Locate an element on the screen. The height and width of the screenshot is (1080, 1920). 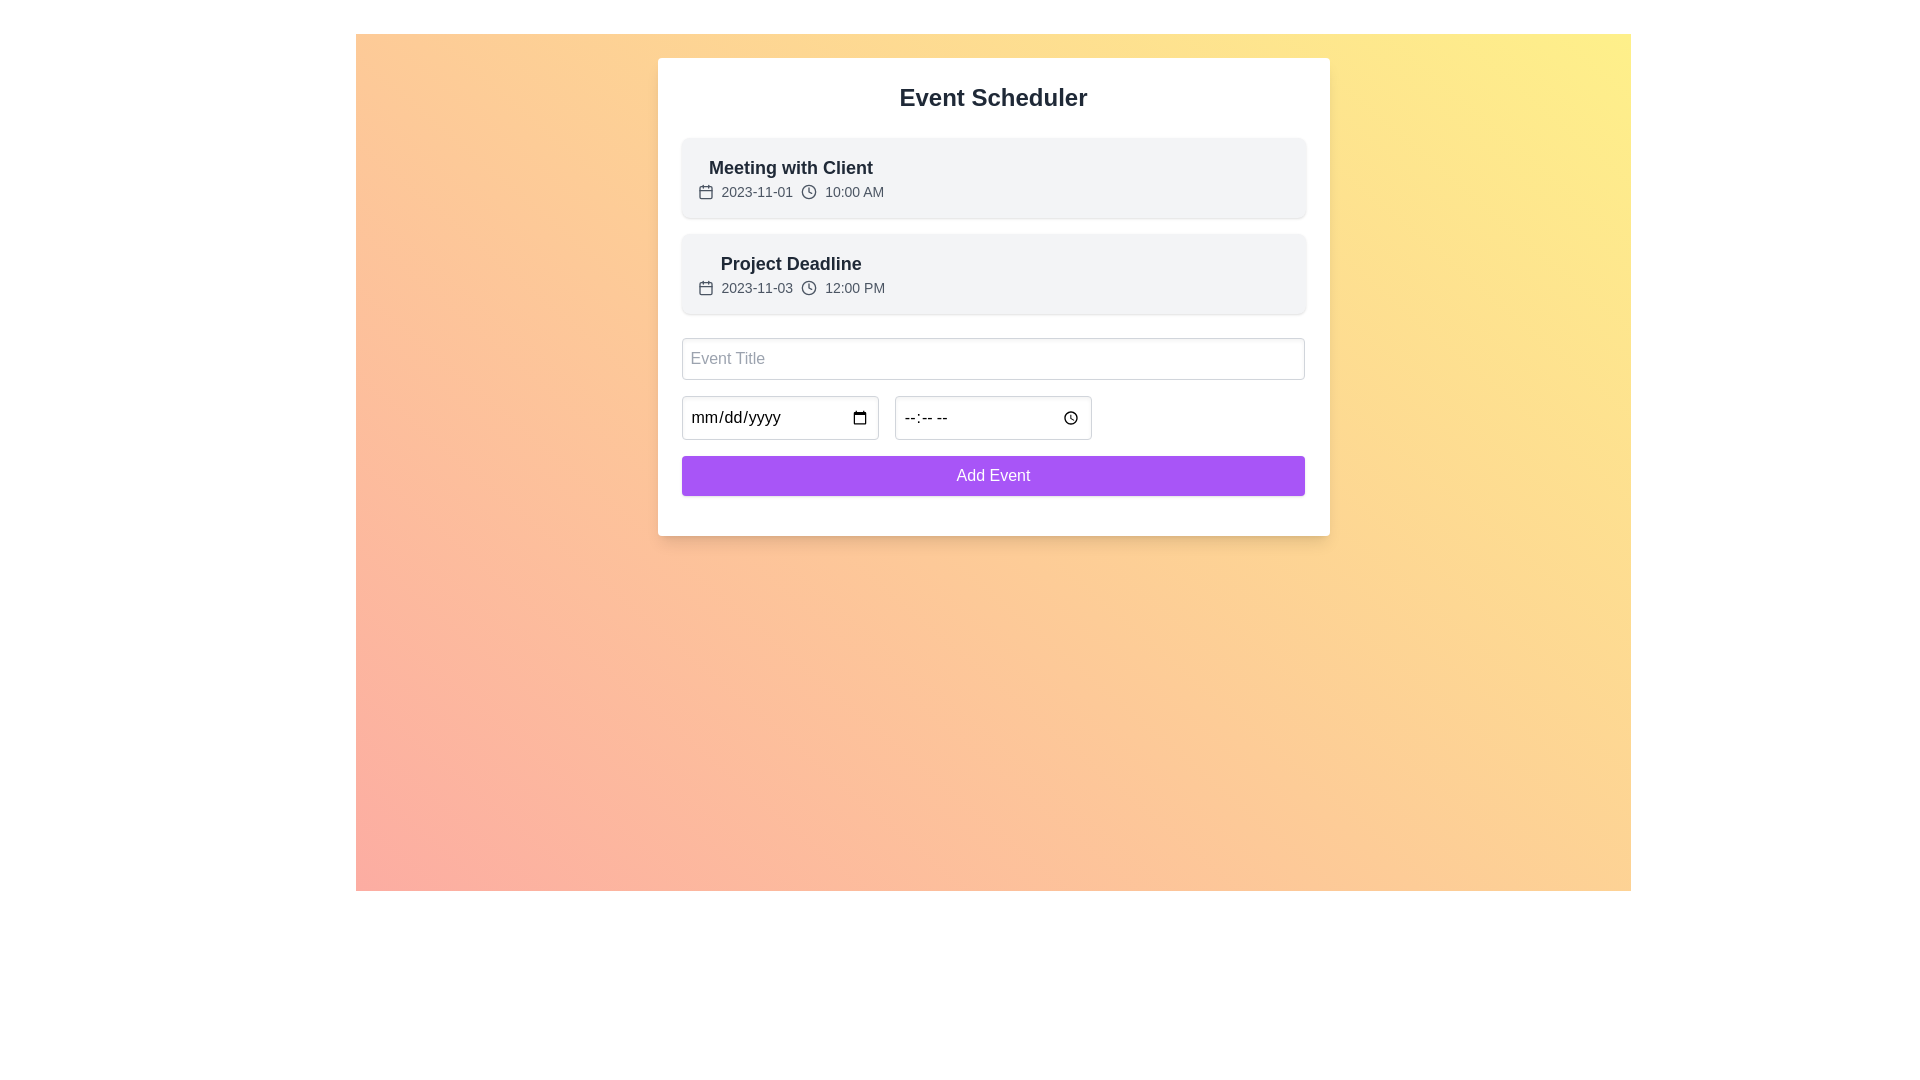
the button at the bottom of the form is located at coordinates (993, 475).